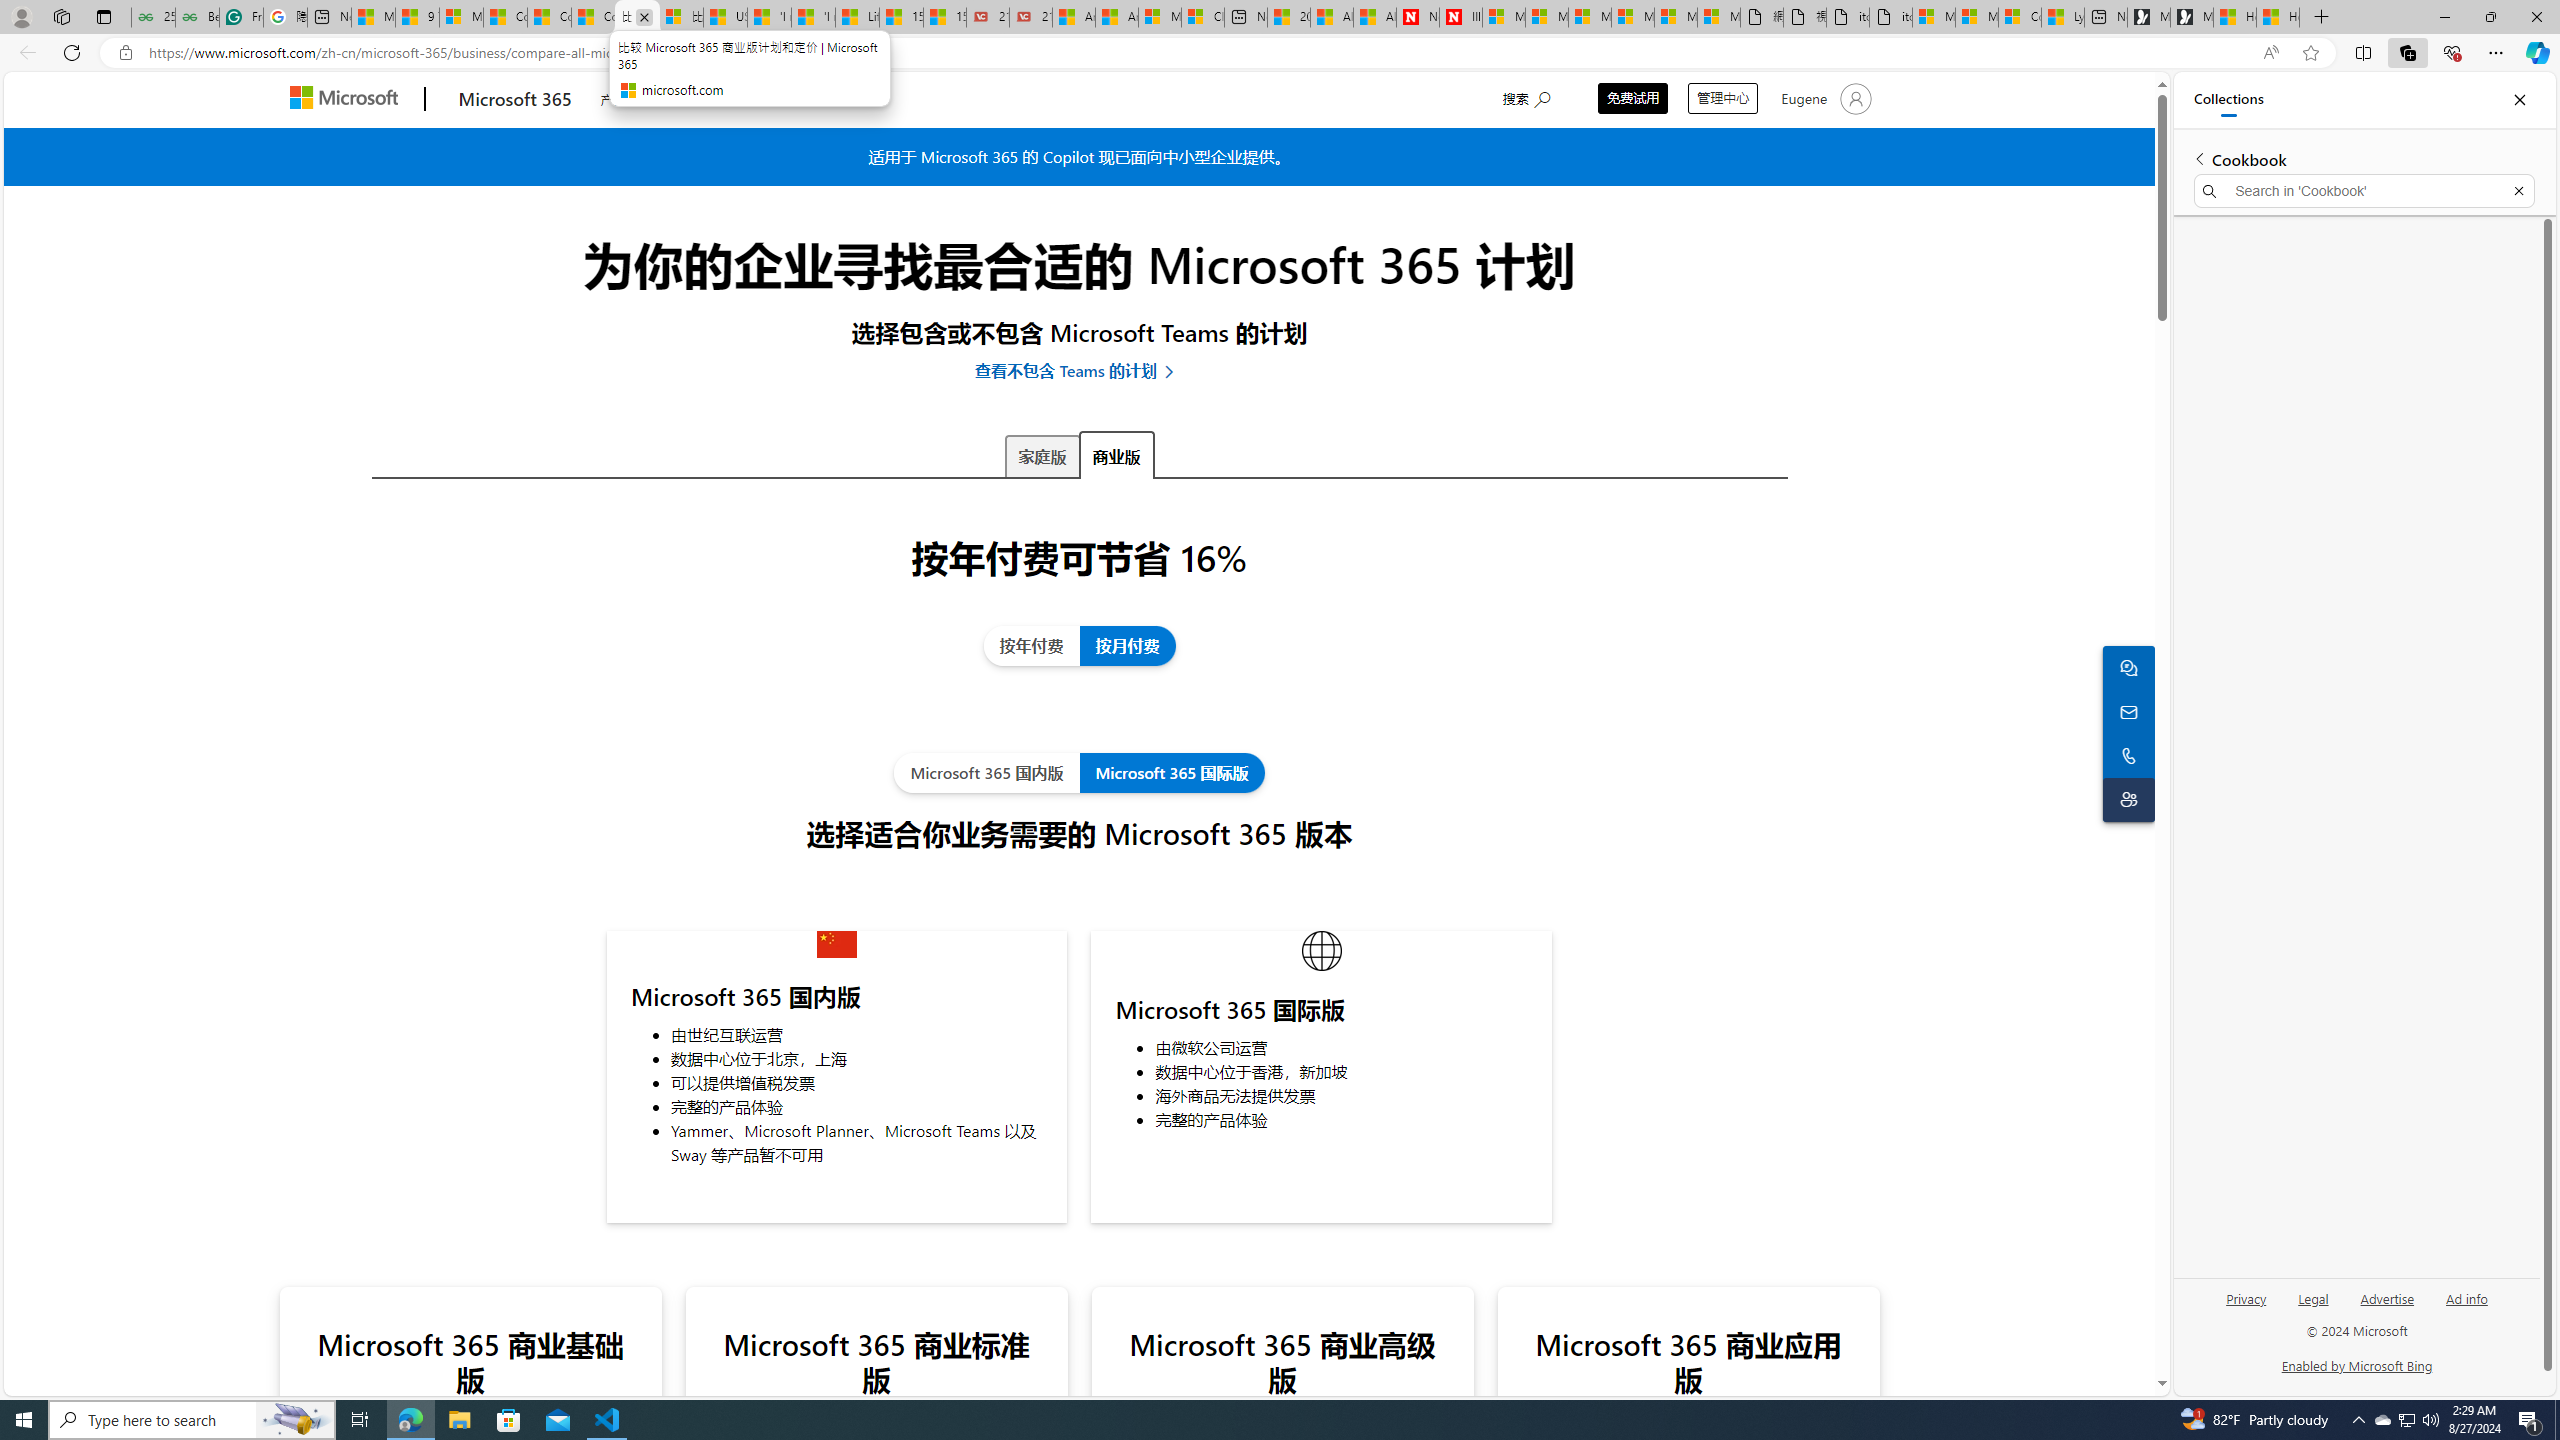  What do you see at coordinates (2519, 191) in the screenshot?
I see `'Exit search'` at bounding box center [2519, 191].